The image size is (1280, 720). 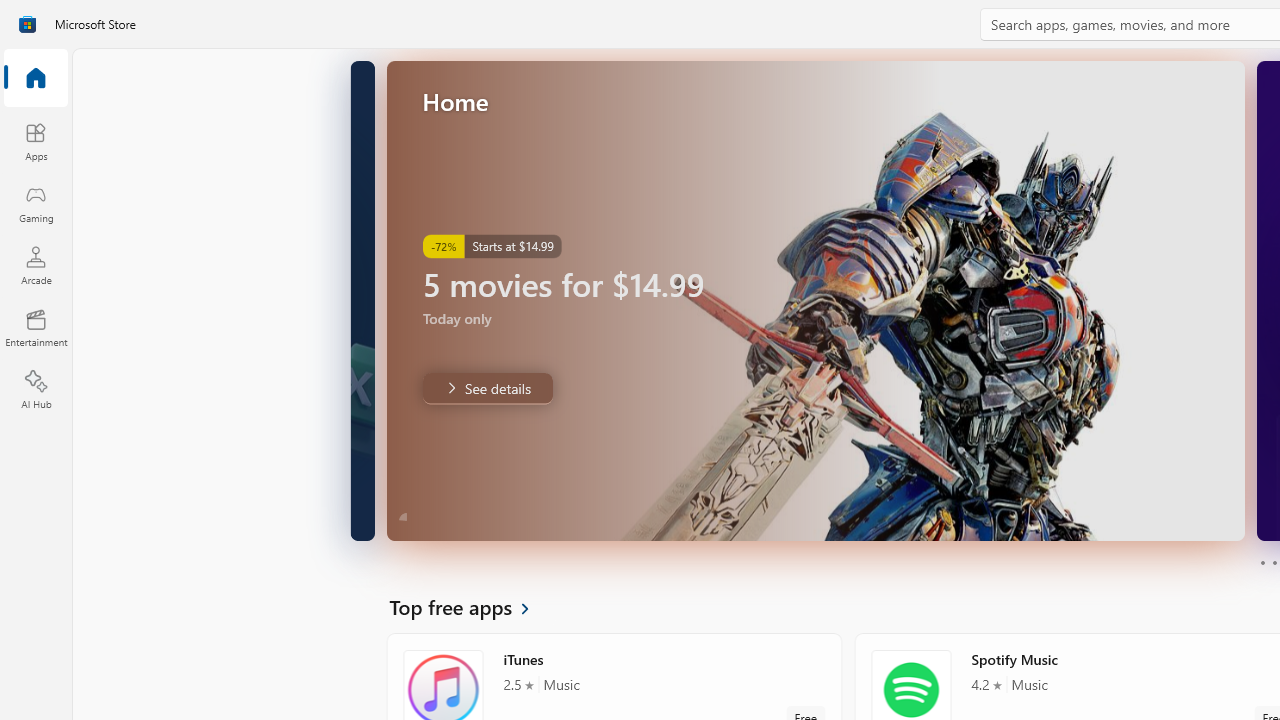 I want to click on 'AI Hub', so click(x=35, y=390).